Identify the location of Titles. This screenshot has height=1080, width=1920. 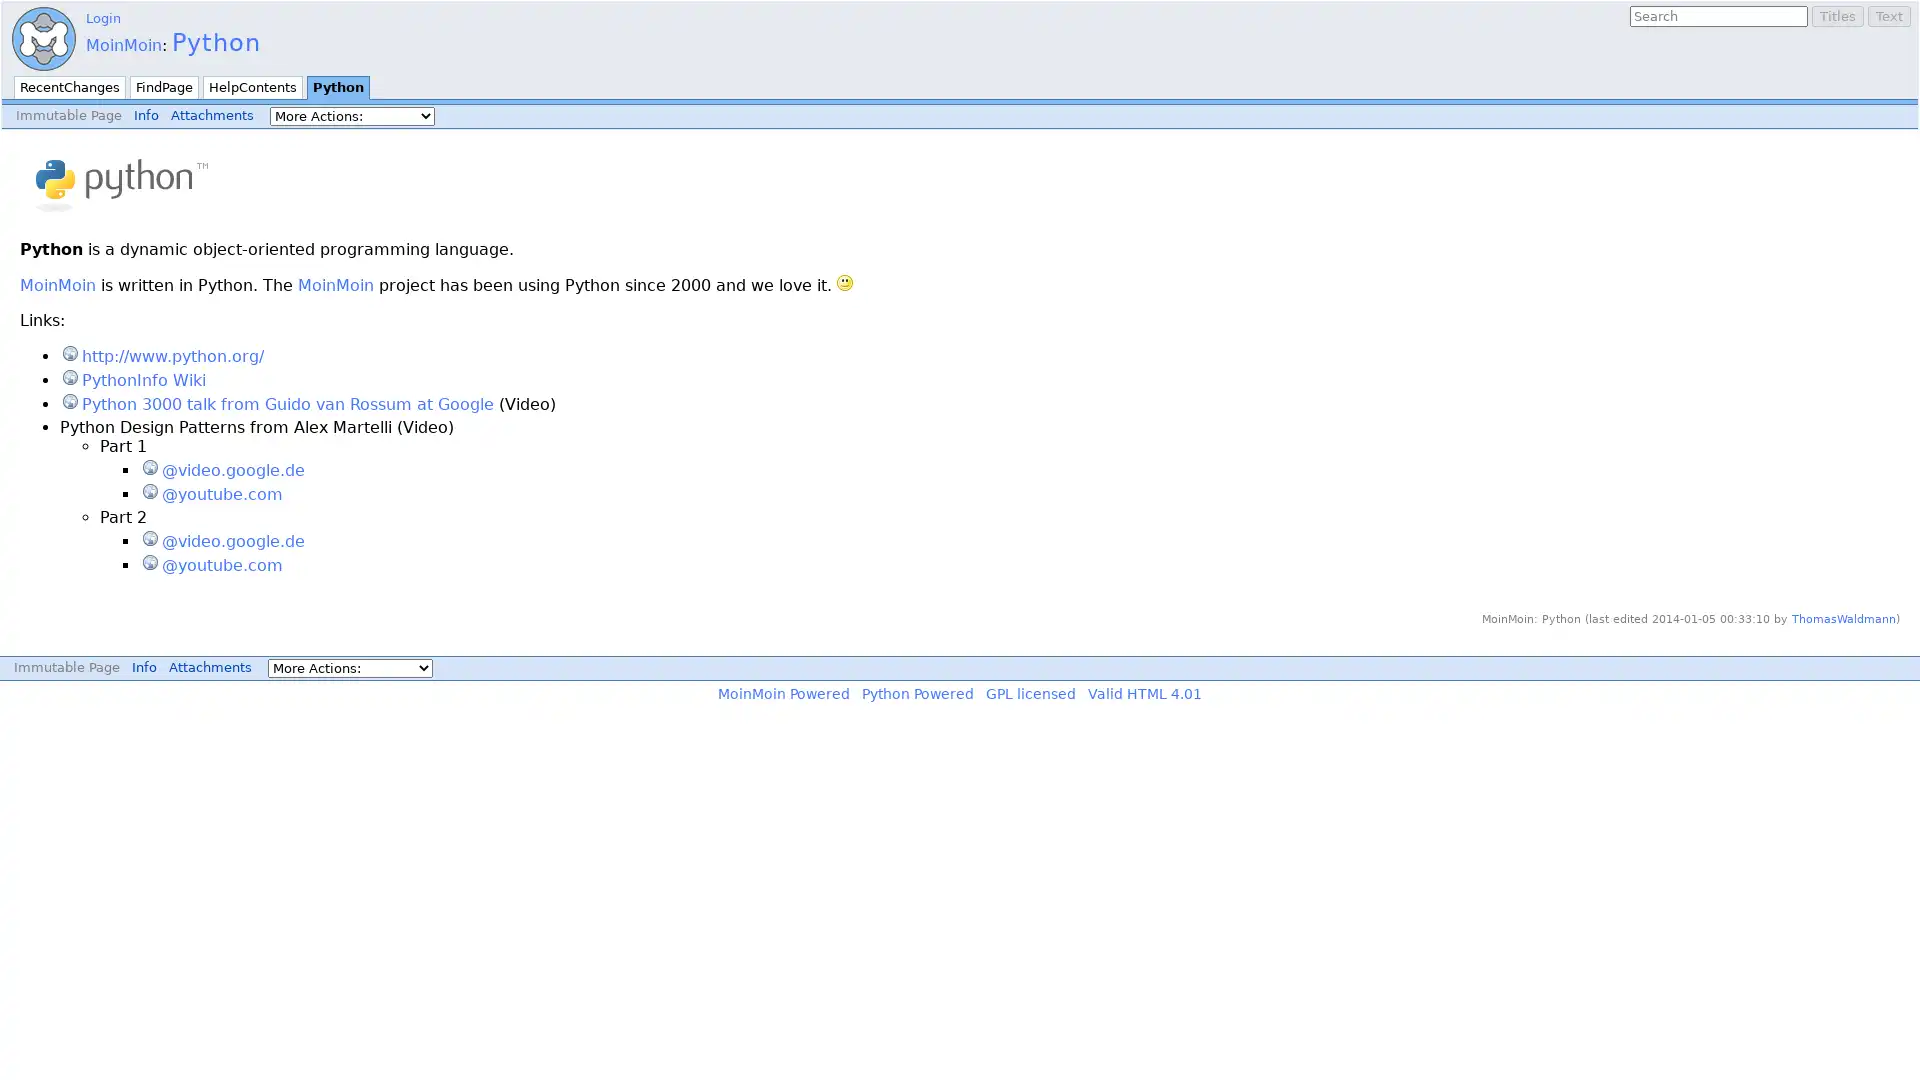
(1838, 16).